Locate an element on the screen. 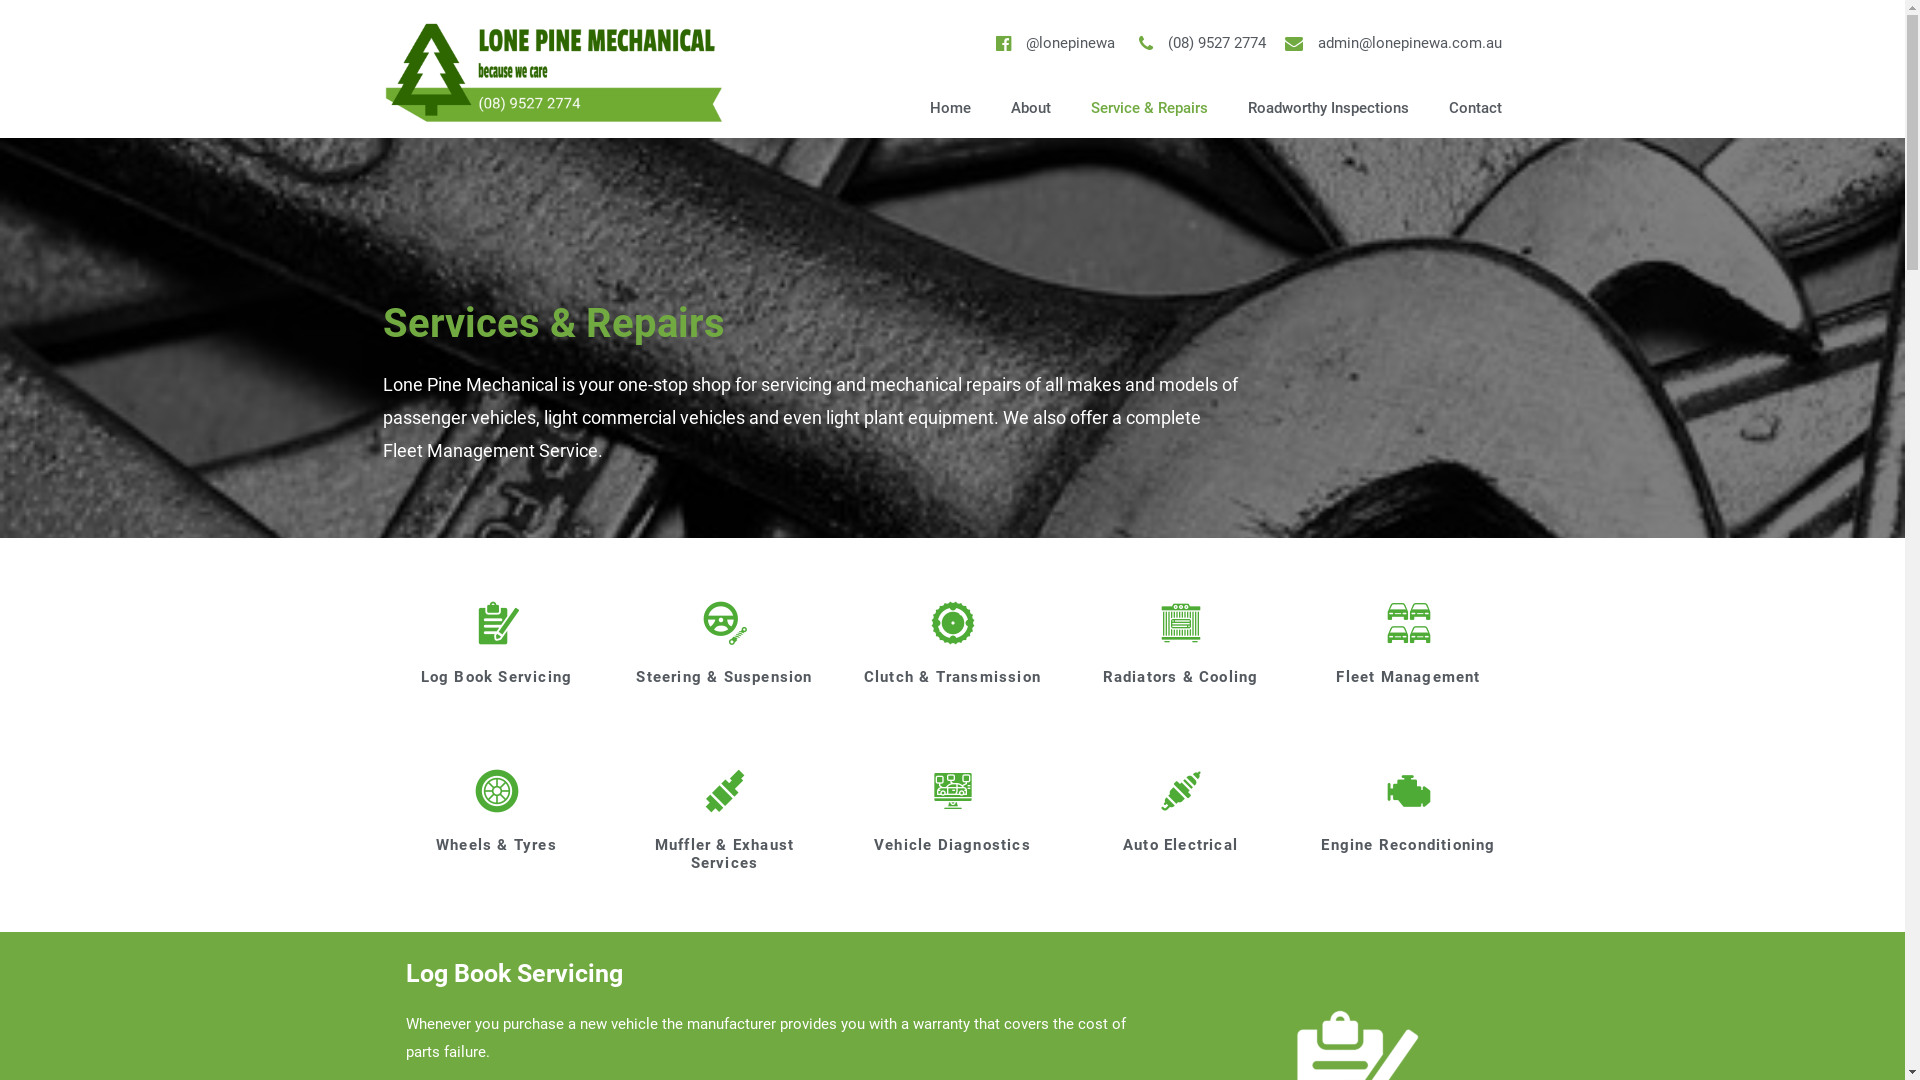 The height and width of the screenshot is (1080, 1920). 'Auto Electrical' is located at coordinates (1123, 844).